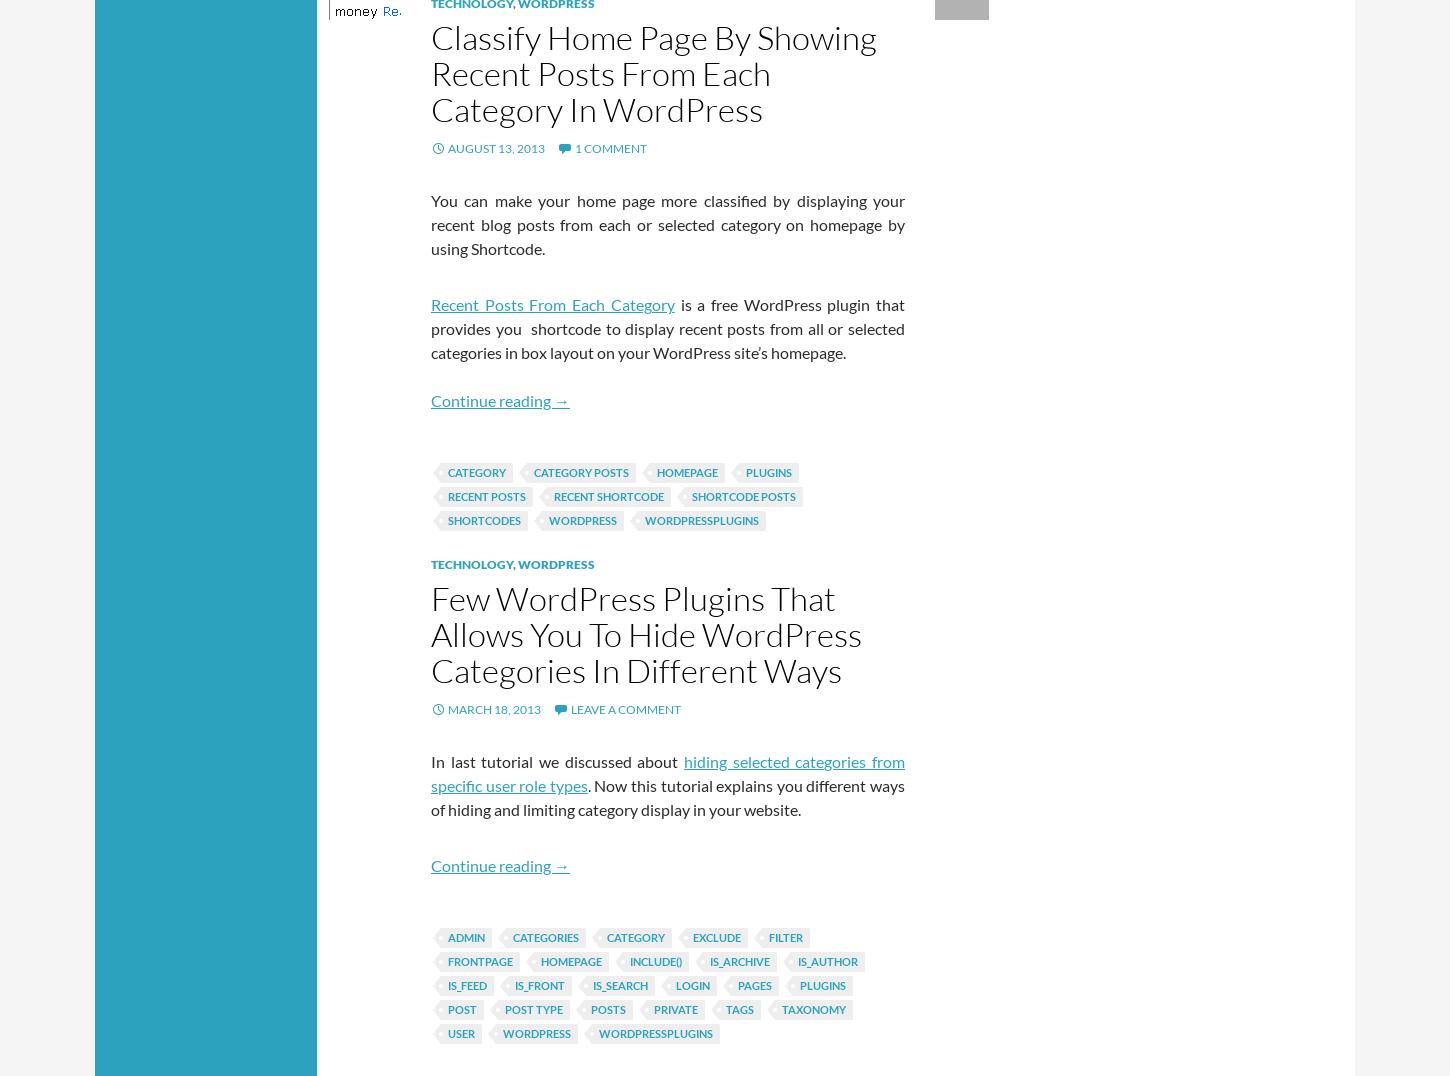 The height and width of the screenshot is (1076, 1450). I want to click on 'filter', so click(786, 936).